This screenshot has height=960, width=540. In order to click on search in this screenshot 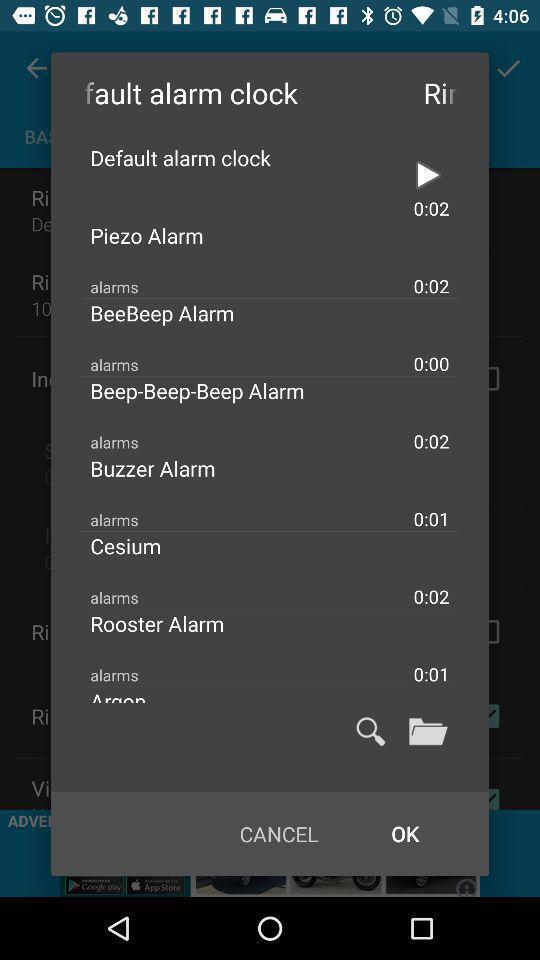, I will do `click(369, 730)`.